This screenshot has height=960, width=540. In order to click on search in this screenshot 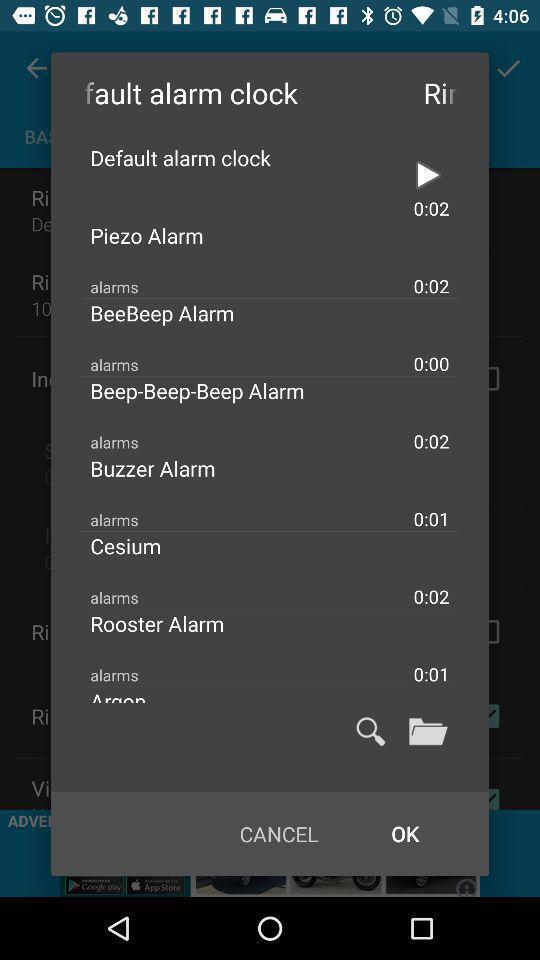, I will do `click(369, 730)`.